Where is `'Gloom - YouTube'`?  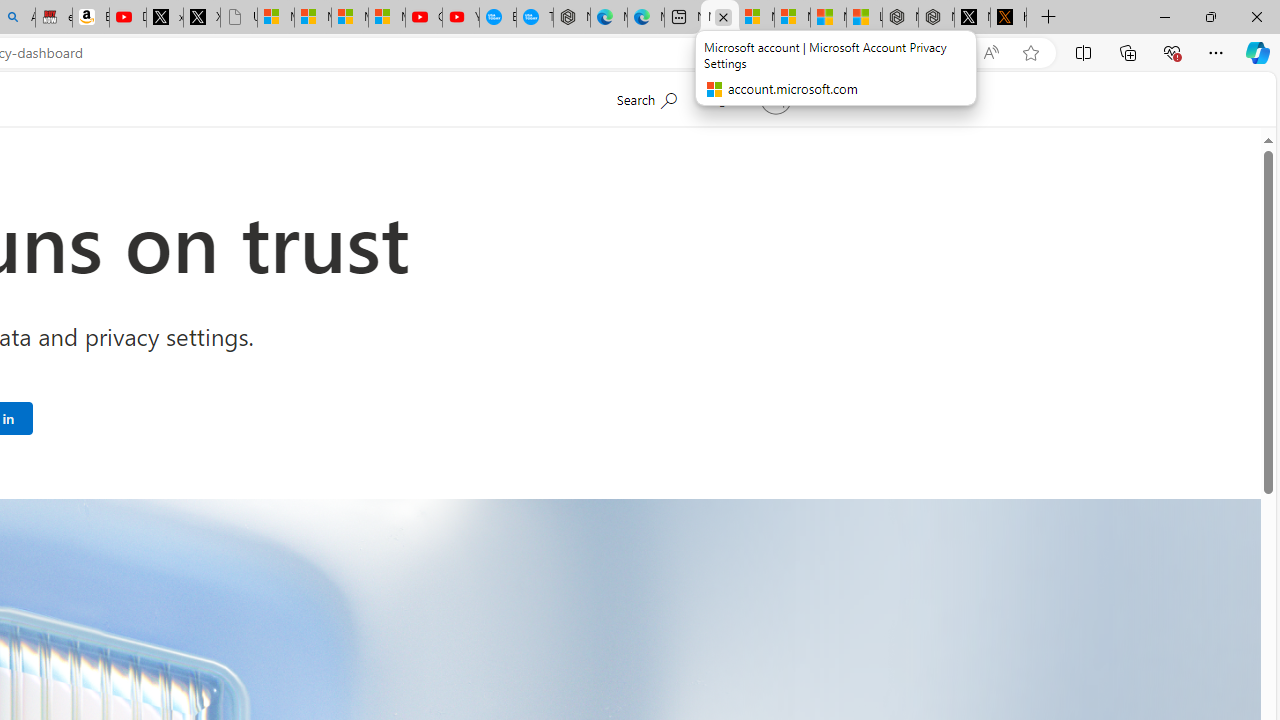
'Gloom - YouTube' is located at coordinates (422, 17).